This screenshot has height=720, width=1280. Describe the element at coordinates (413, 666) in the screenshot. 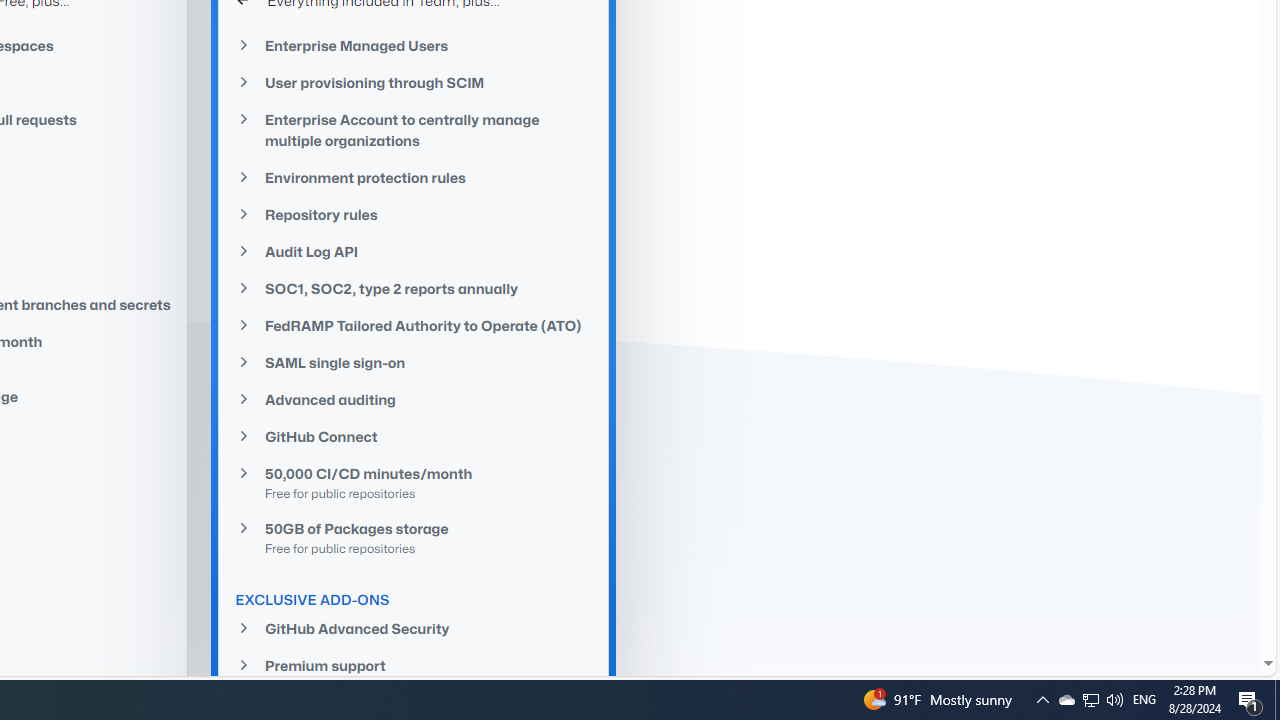

I see `'Premium support'` at that location.